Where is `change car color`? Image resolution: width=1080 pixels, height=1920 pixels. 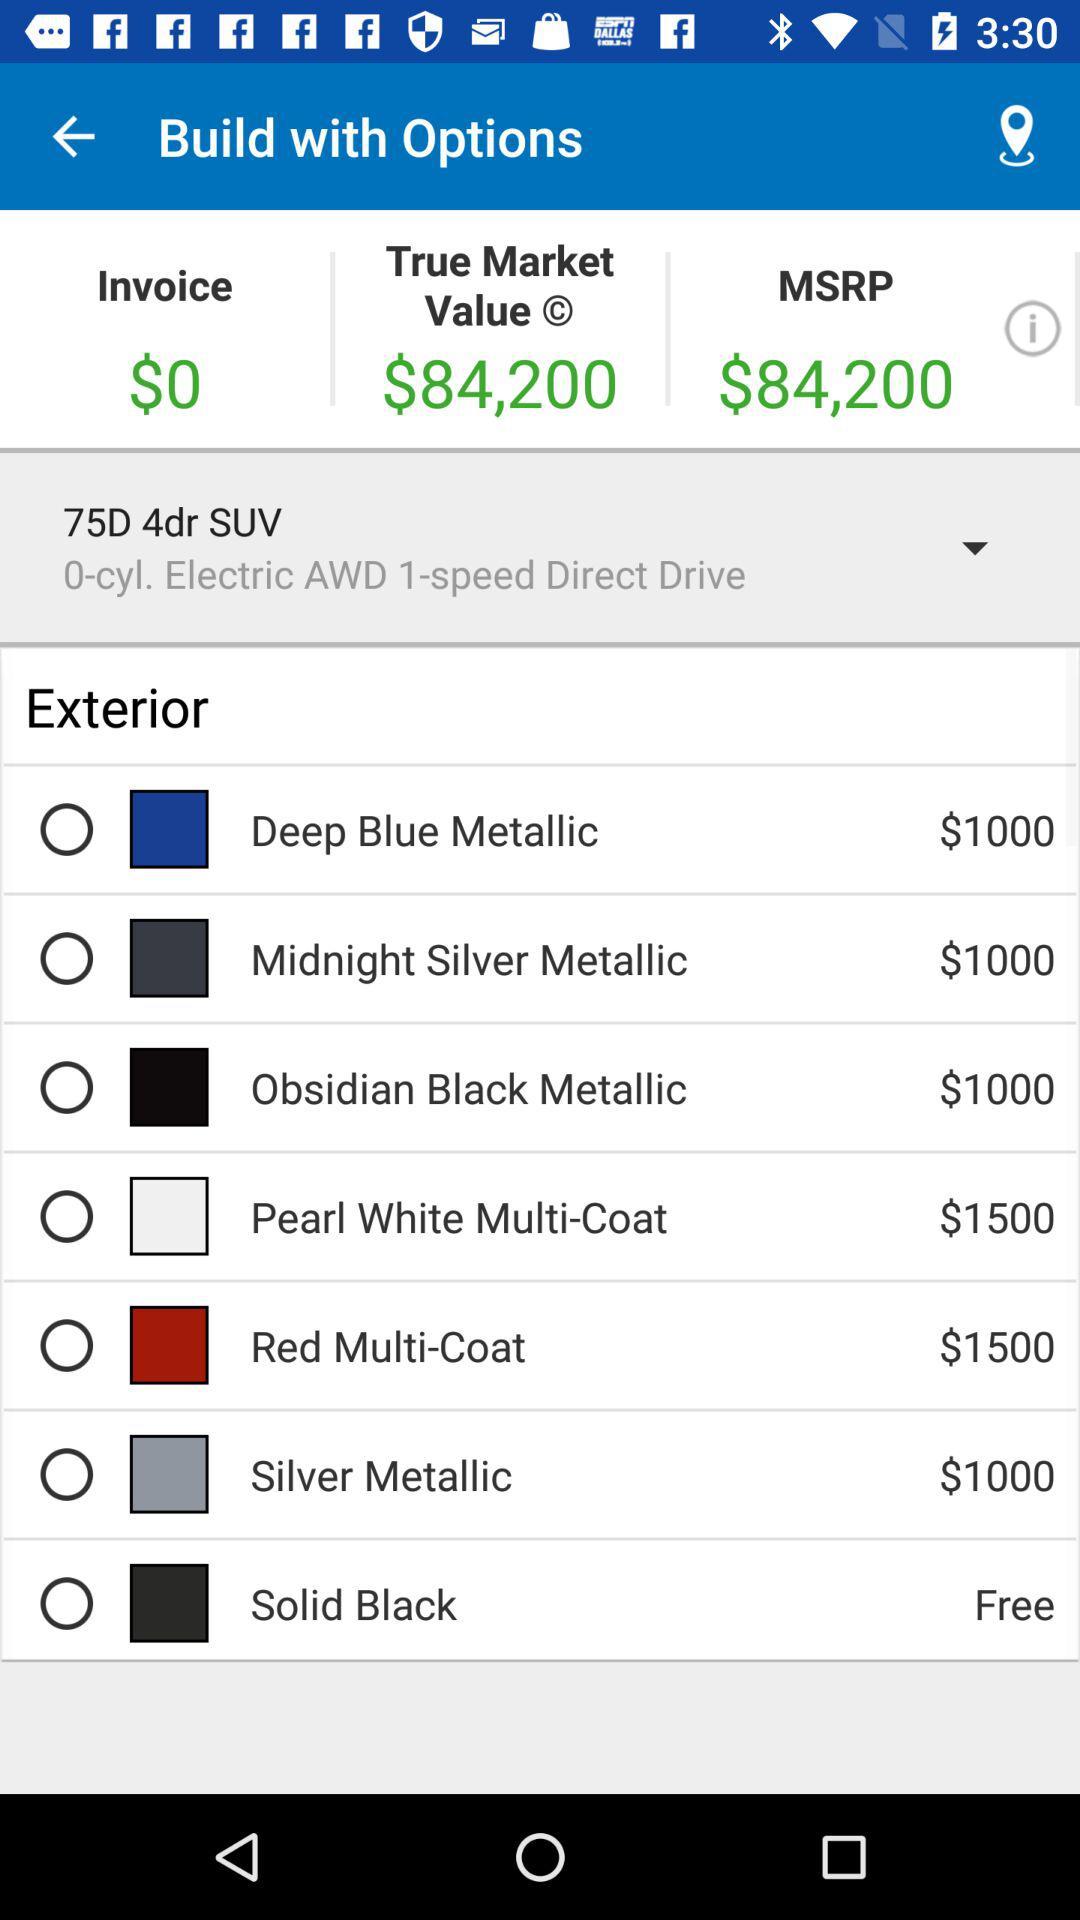 change car color is located at coordinates (65, 1215).